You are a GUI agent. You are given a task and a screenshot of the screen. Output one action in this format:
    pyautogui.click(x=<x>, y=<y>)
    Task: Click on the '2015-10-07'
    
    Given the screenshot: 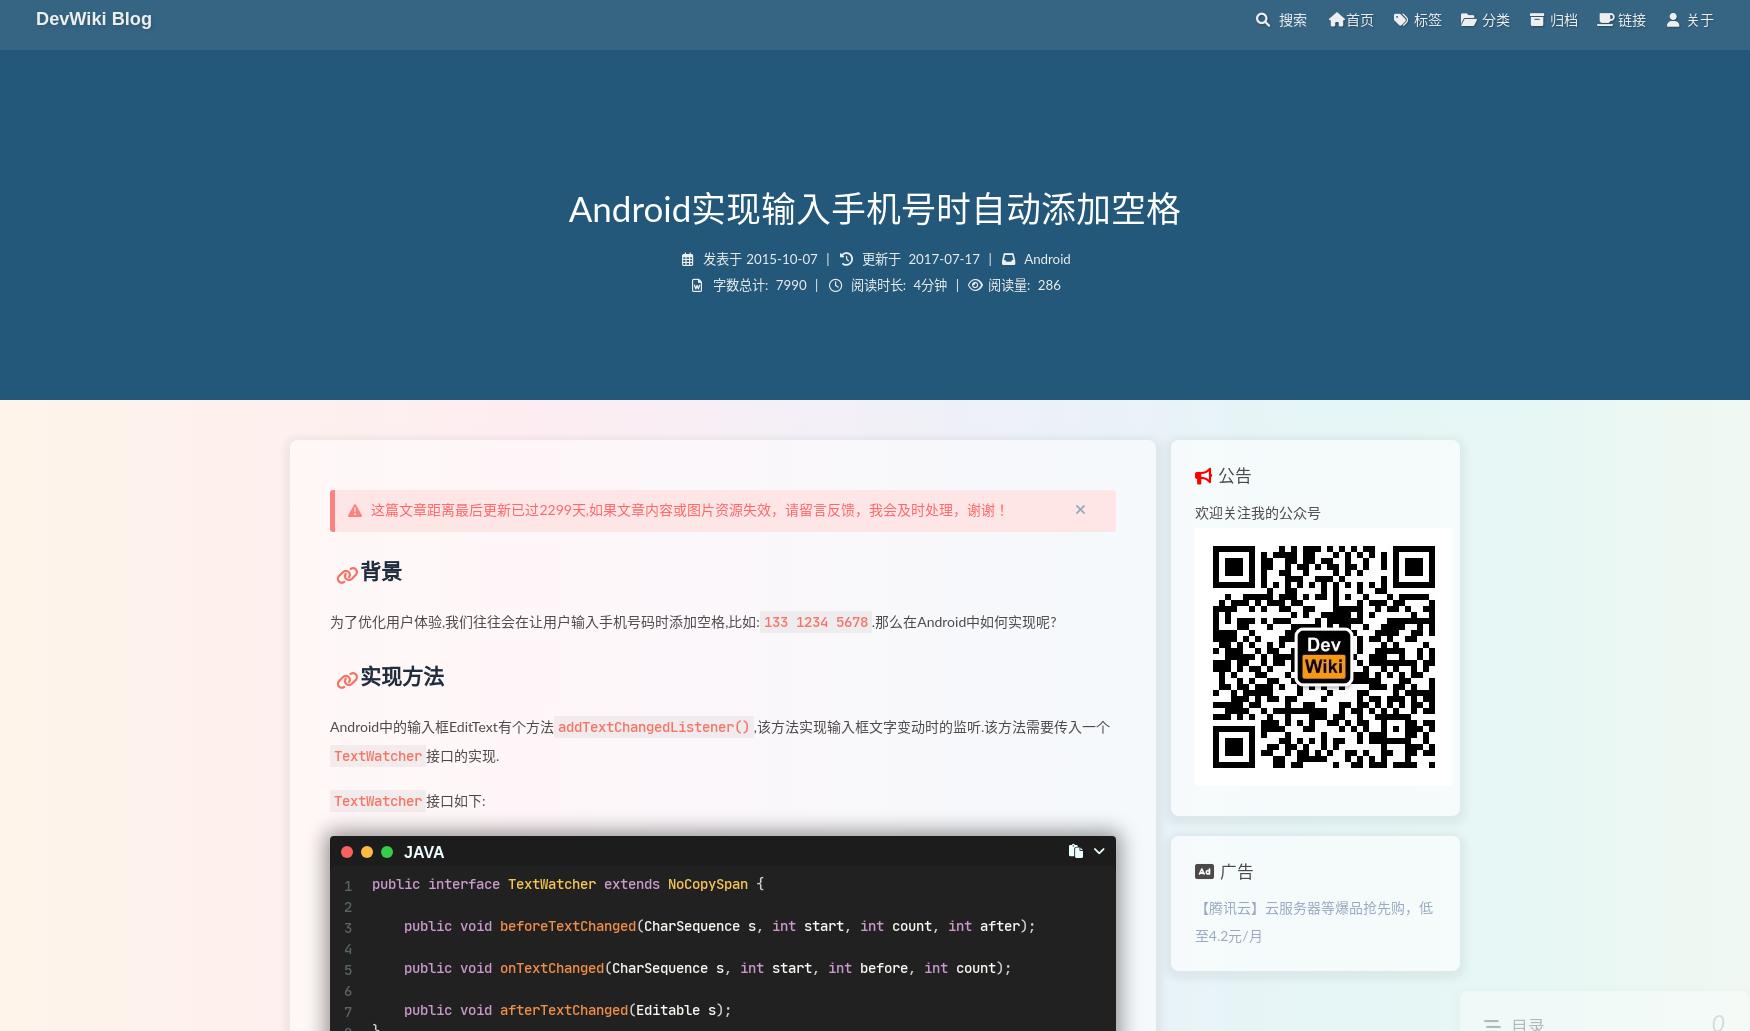 What is the action you would take?
    pyautogui.click(x=746, y=258)
    